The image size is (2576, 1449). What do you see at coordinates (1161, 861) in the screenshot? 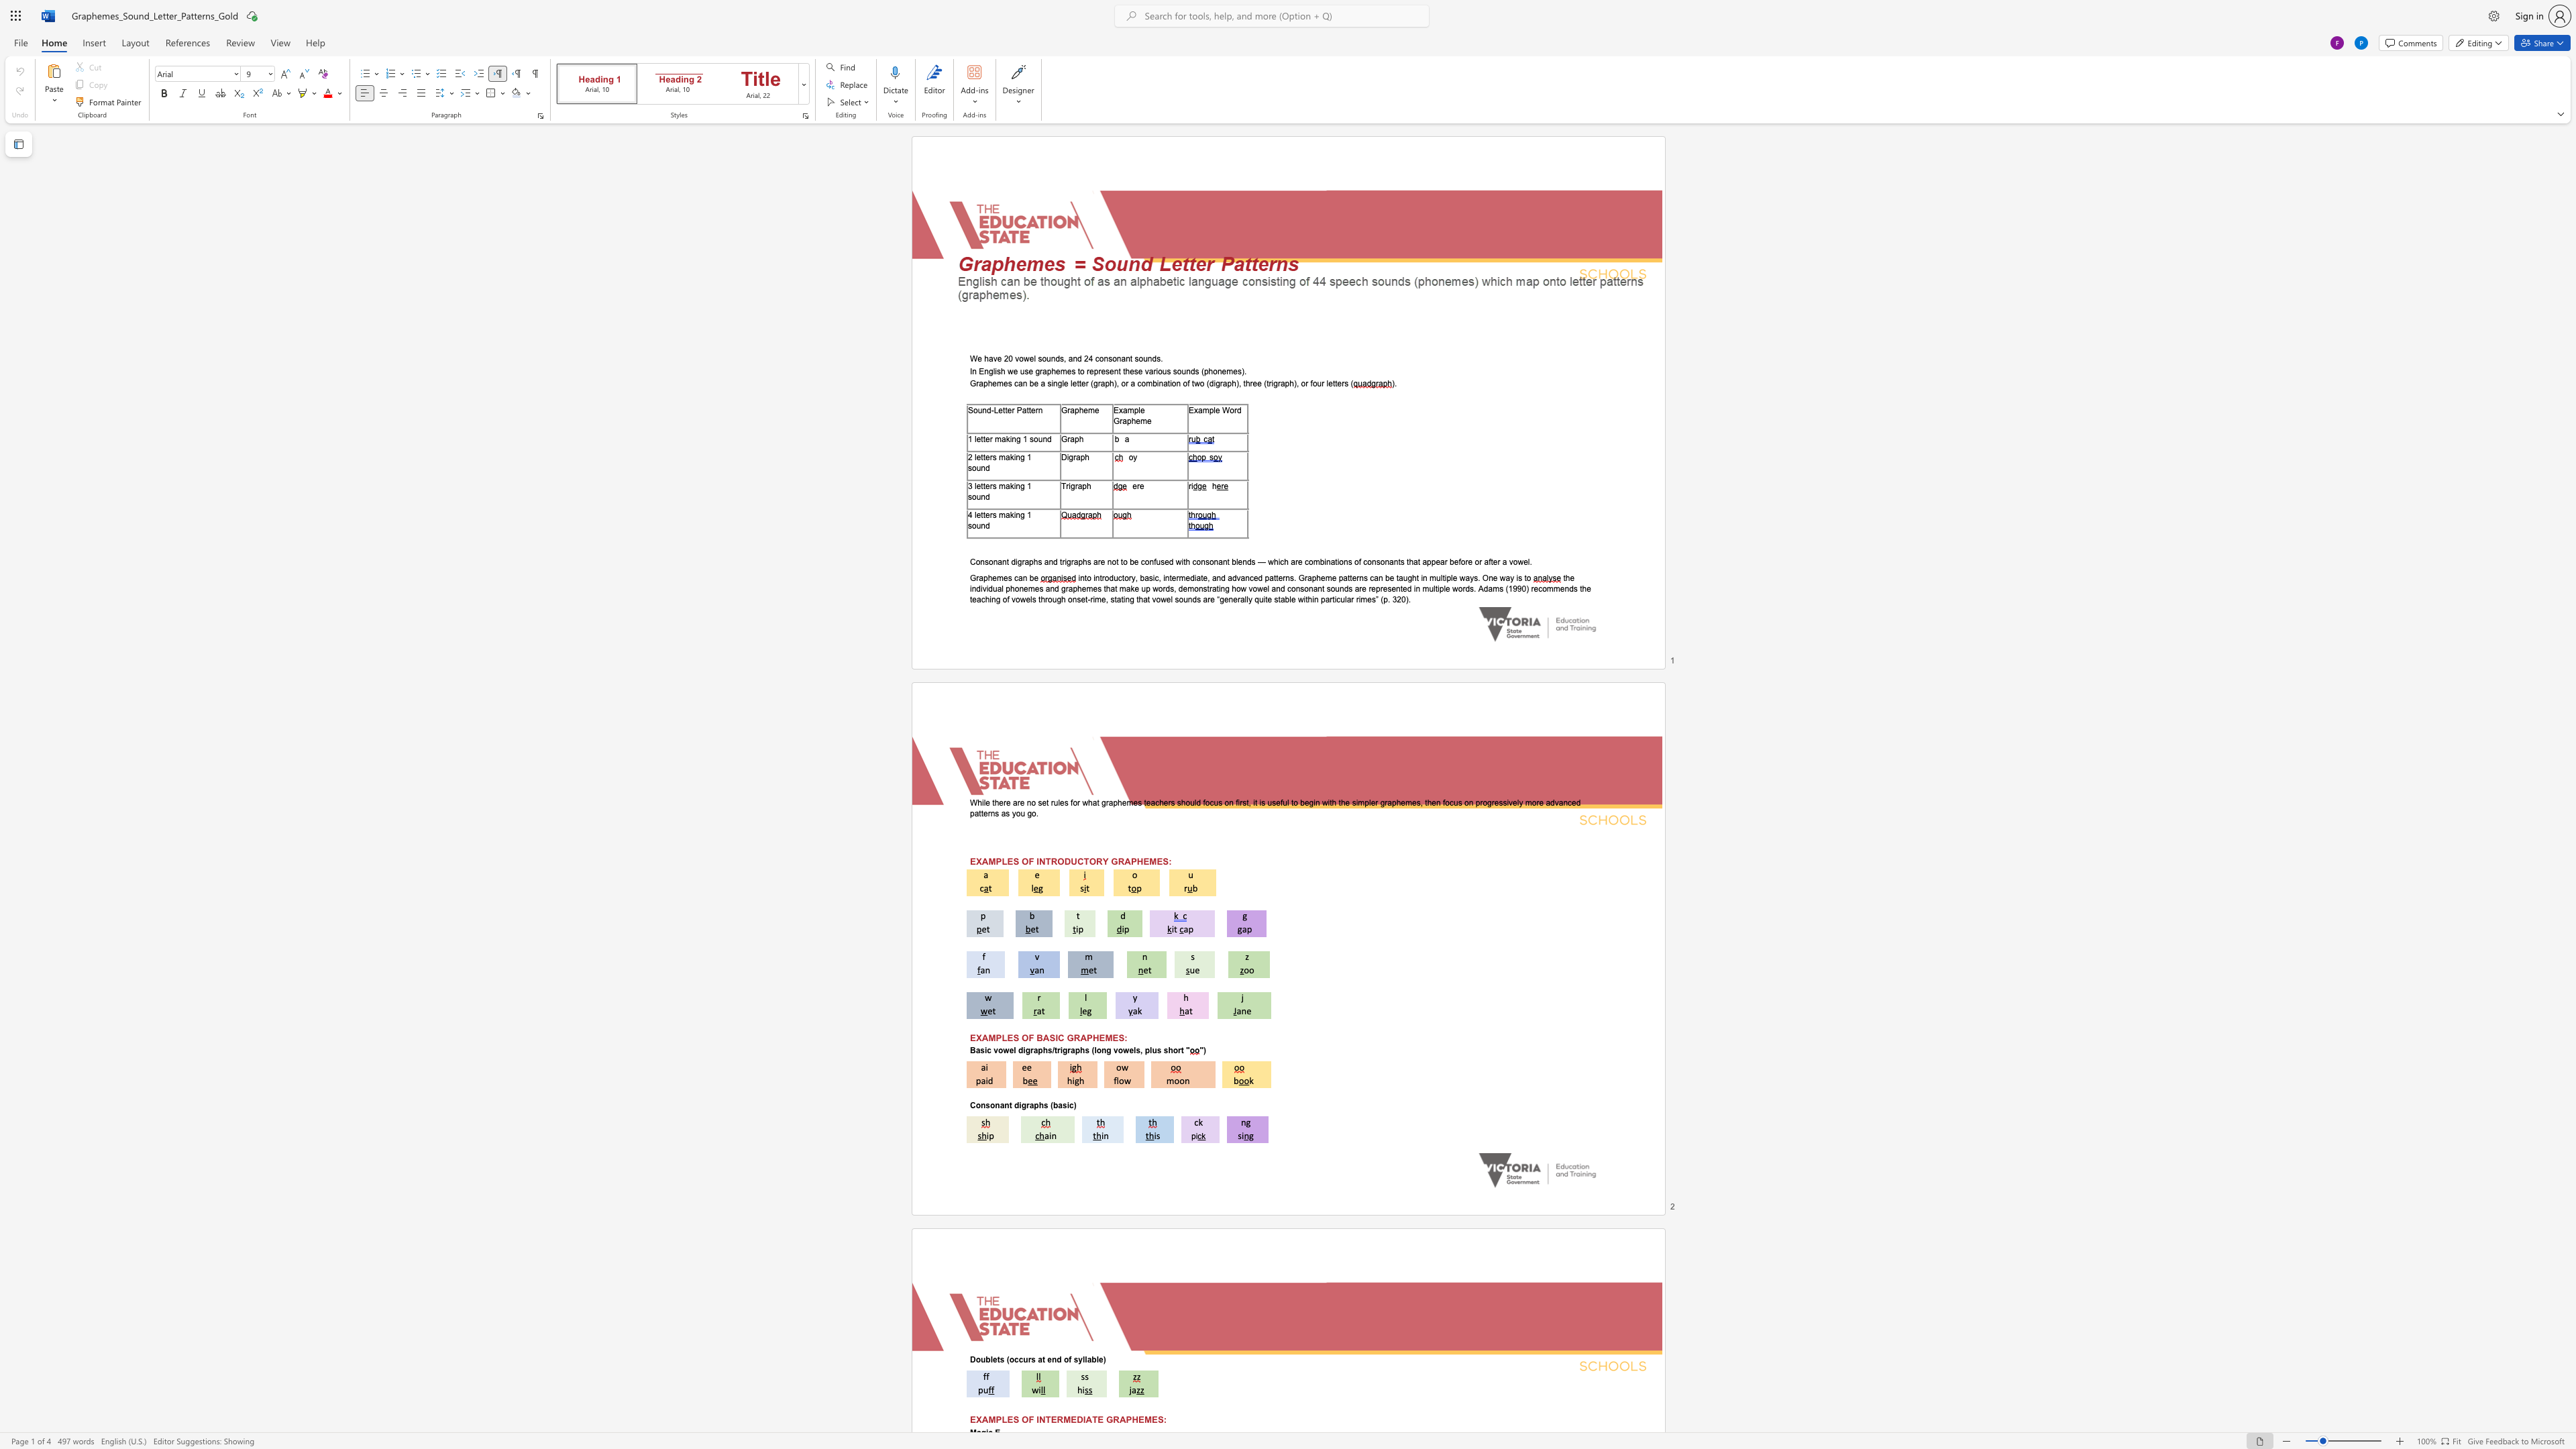
I see `the subset text "S:" within the text "EXAMPLES OF INTRODUCTORY GRAPHEMES:"` at bounding box center [1161, 861].